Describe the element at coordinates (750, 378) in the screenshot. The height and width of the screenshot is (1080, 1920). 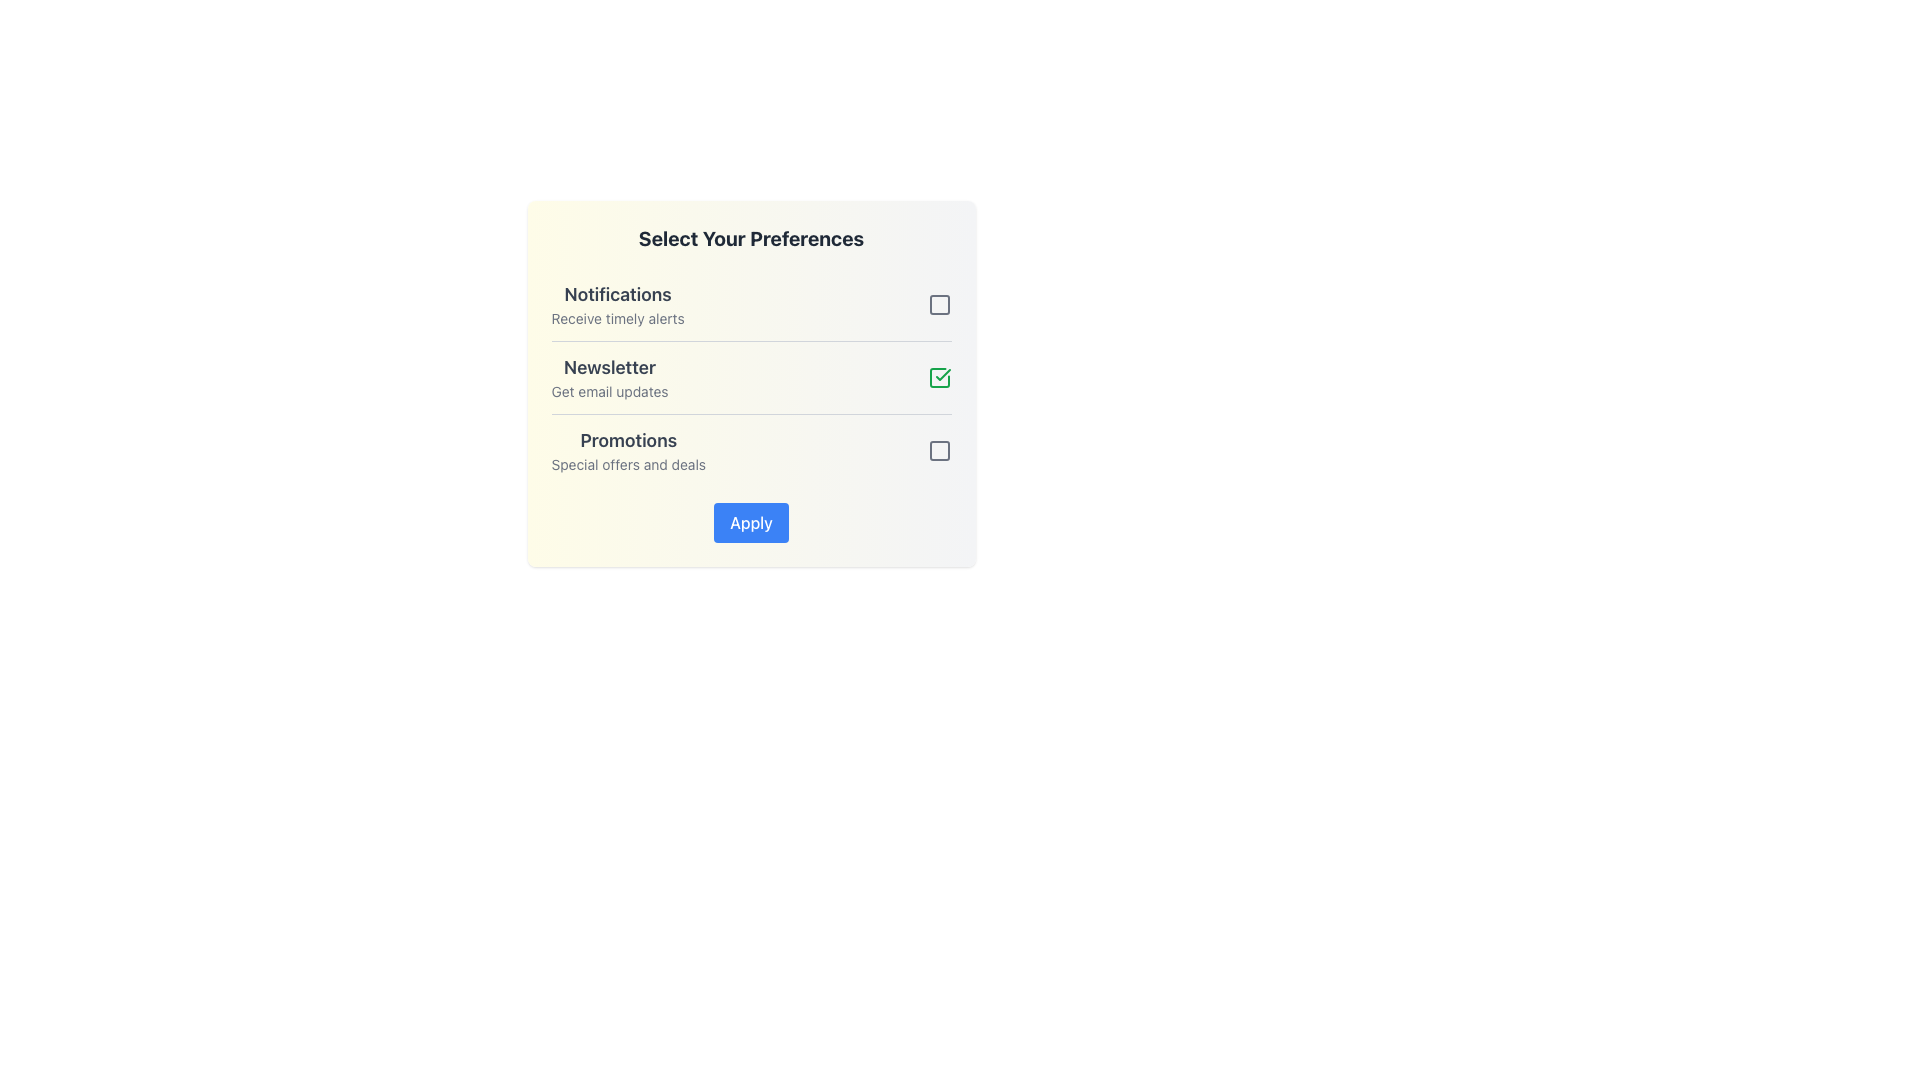
I see `the Multi-section preference selector with checkboxes in the 'Select Your Preferences' dialog` at that location.